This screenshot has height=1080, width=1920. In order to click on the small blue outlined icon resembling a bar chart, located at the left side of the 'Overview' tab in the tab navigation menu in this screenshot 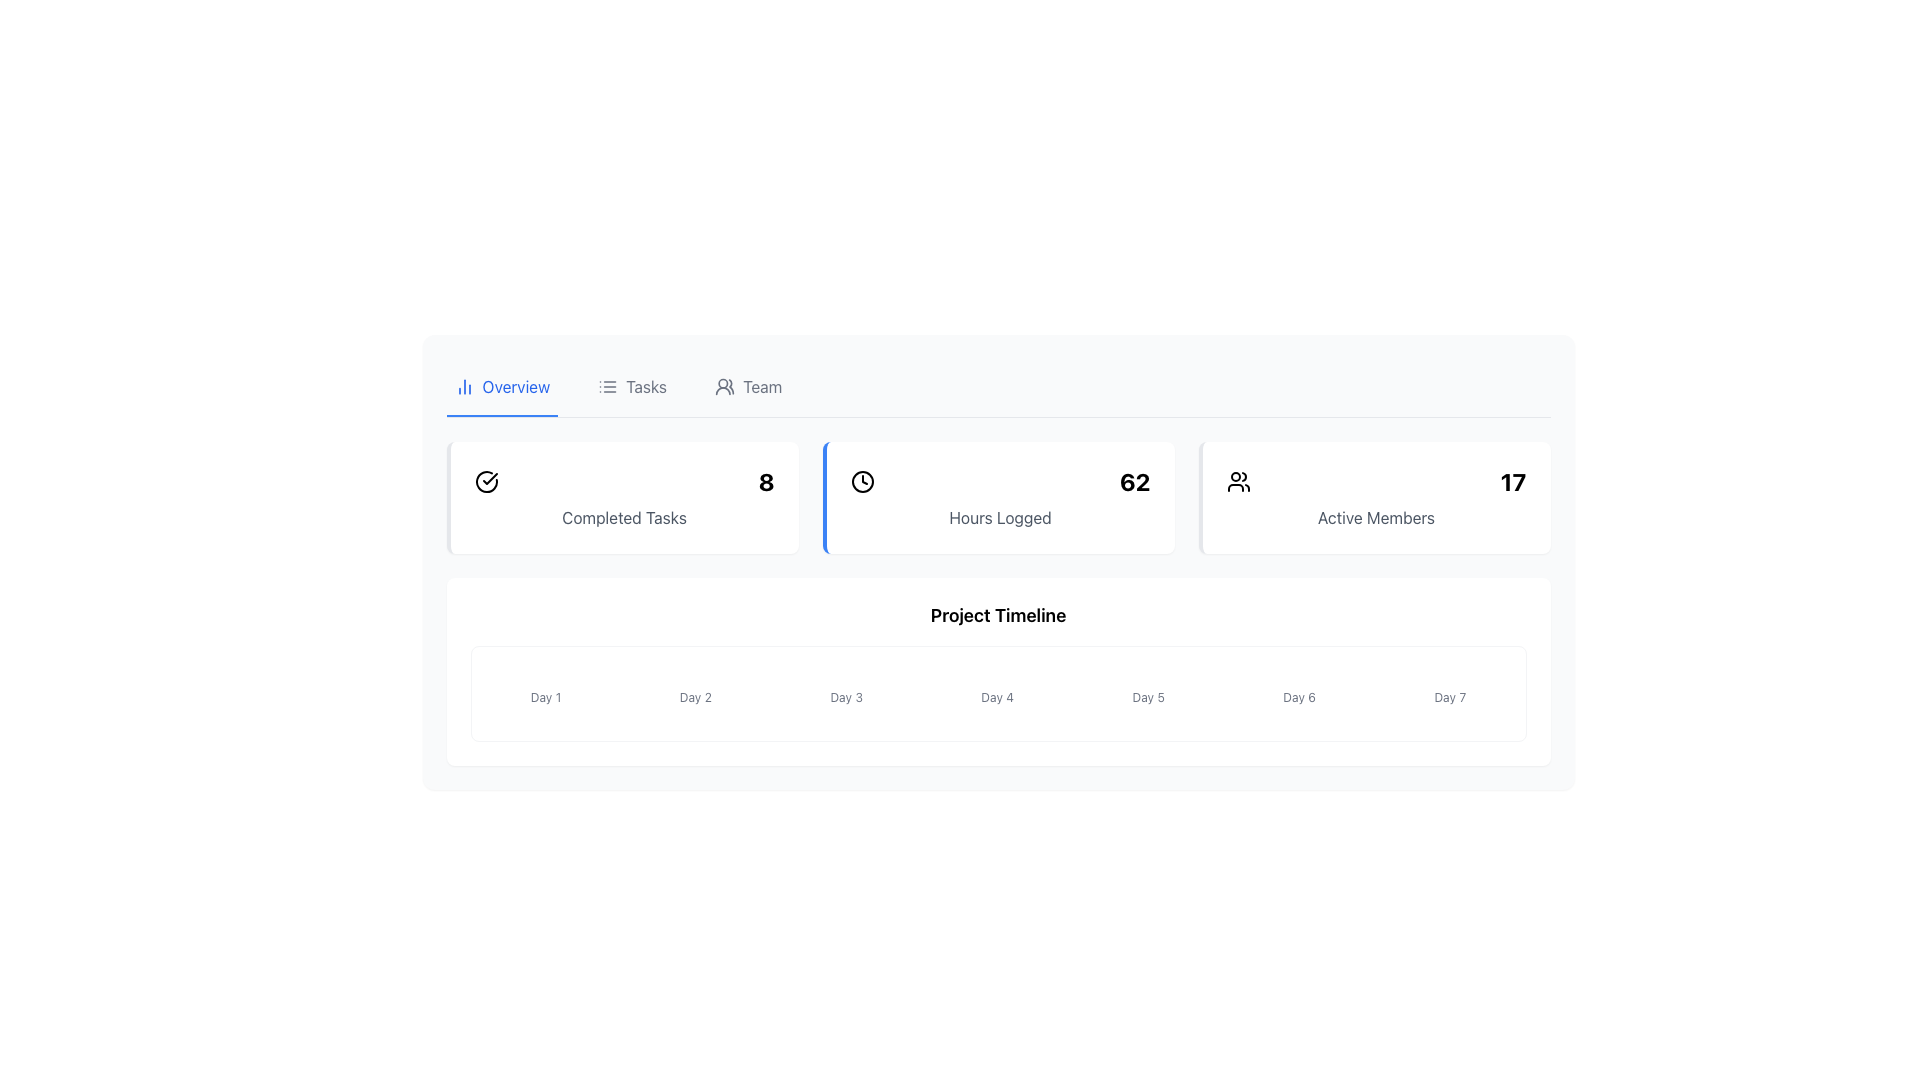, I will do `click(463, 386)`.